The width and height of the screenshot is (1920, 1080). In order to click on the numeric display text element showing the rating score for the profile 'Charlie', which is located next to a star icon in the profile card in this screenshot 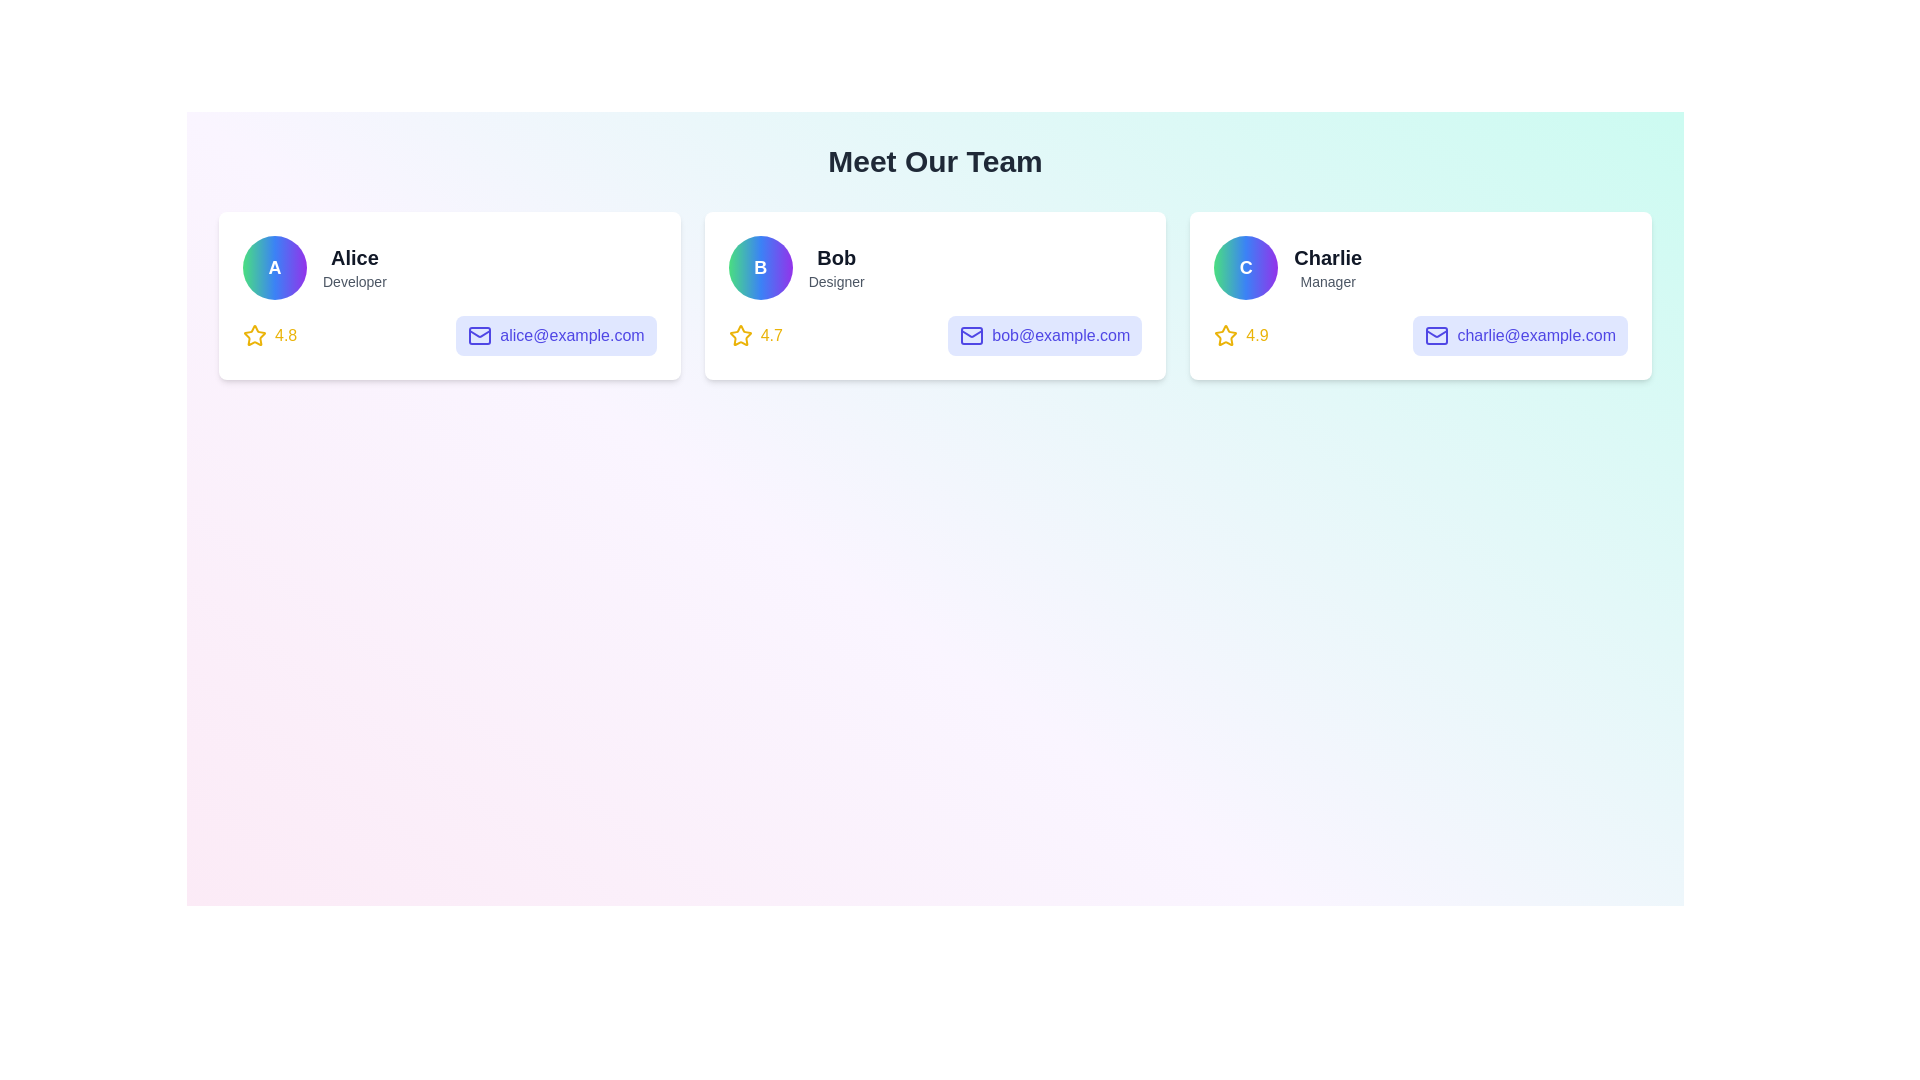, I will do `click(1256, 334)`.